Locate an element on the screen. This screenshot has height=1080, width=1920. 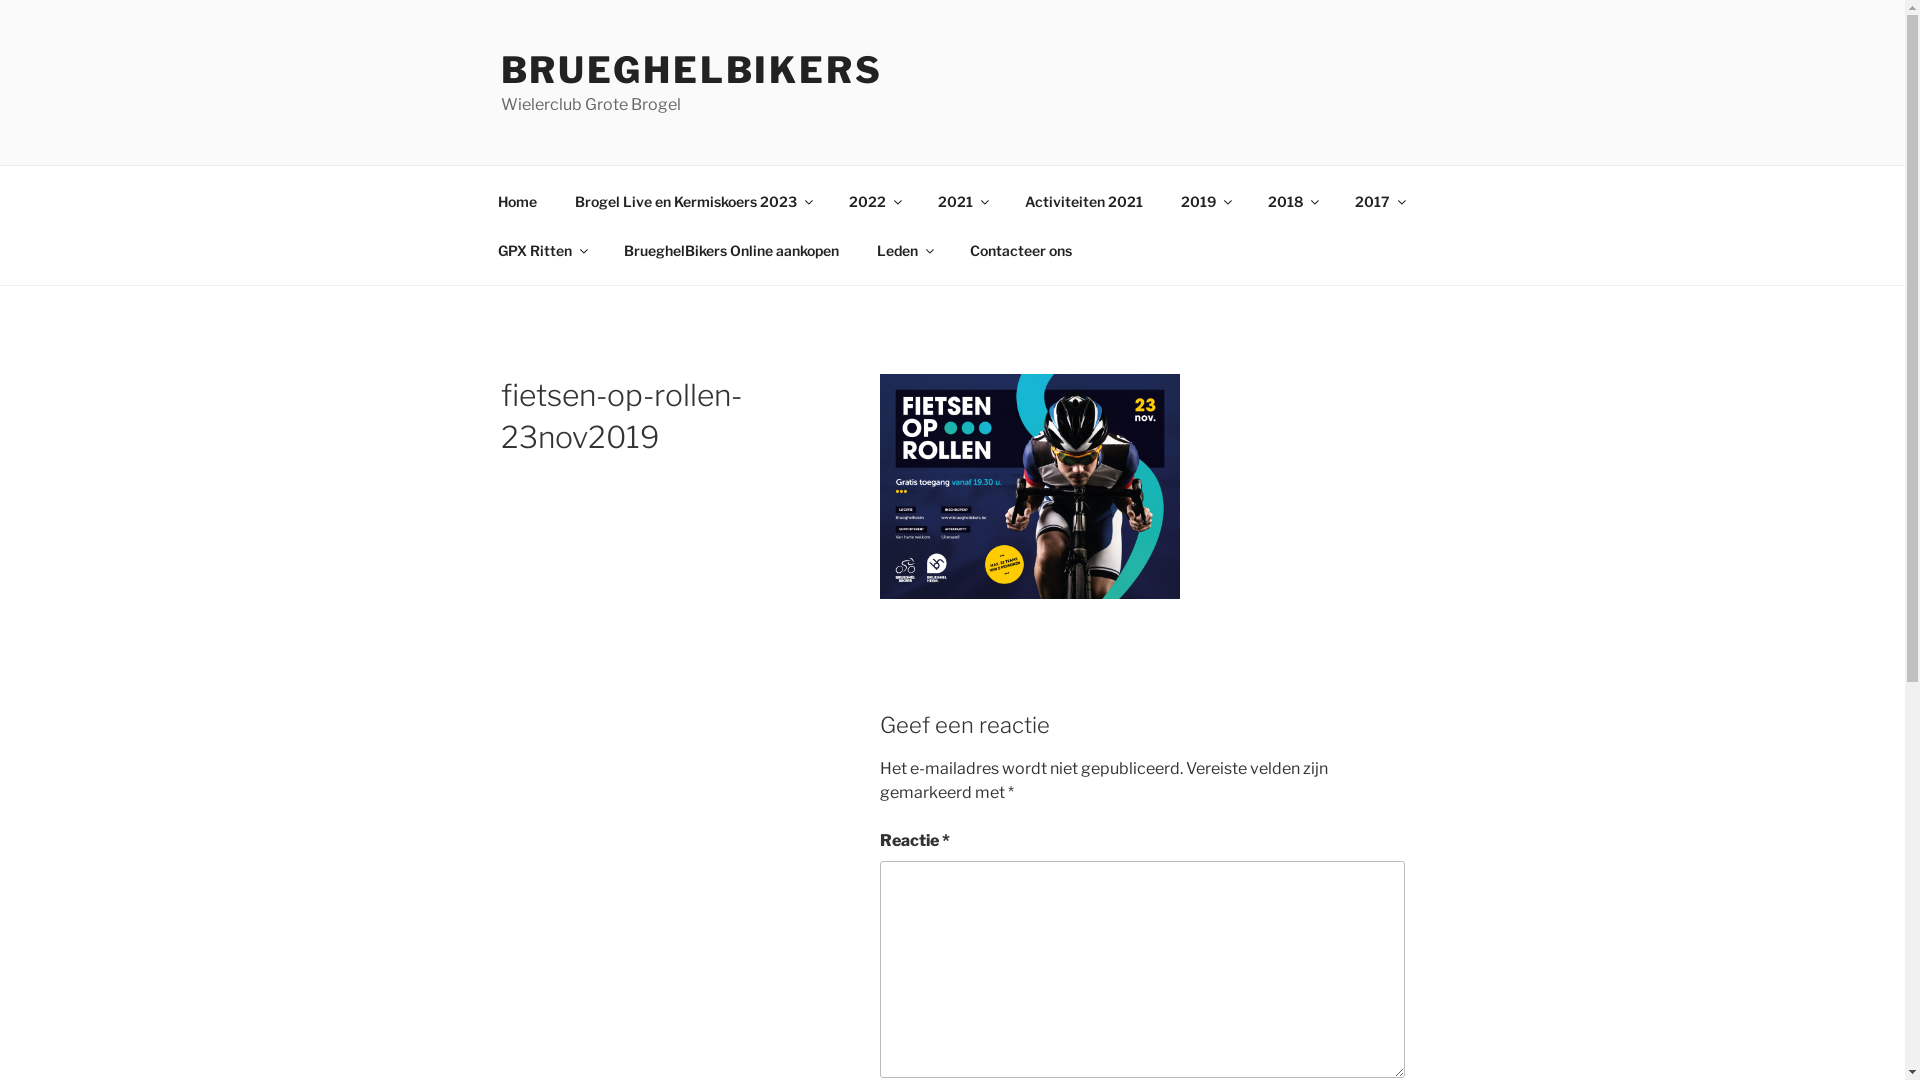
'2021' is located at coordinates (919, 200).